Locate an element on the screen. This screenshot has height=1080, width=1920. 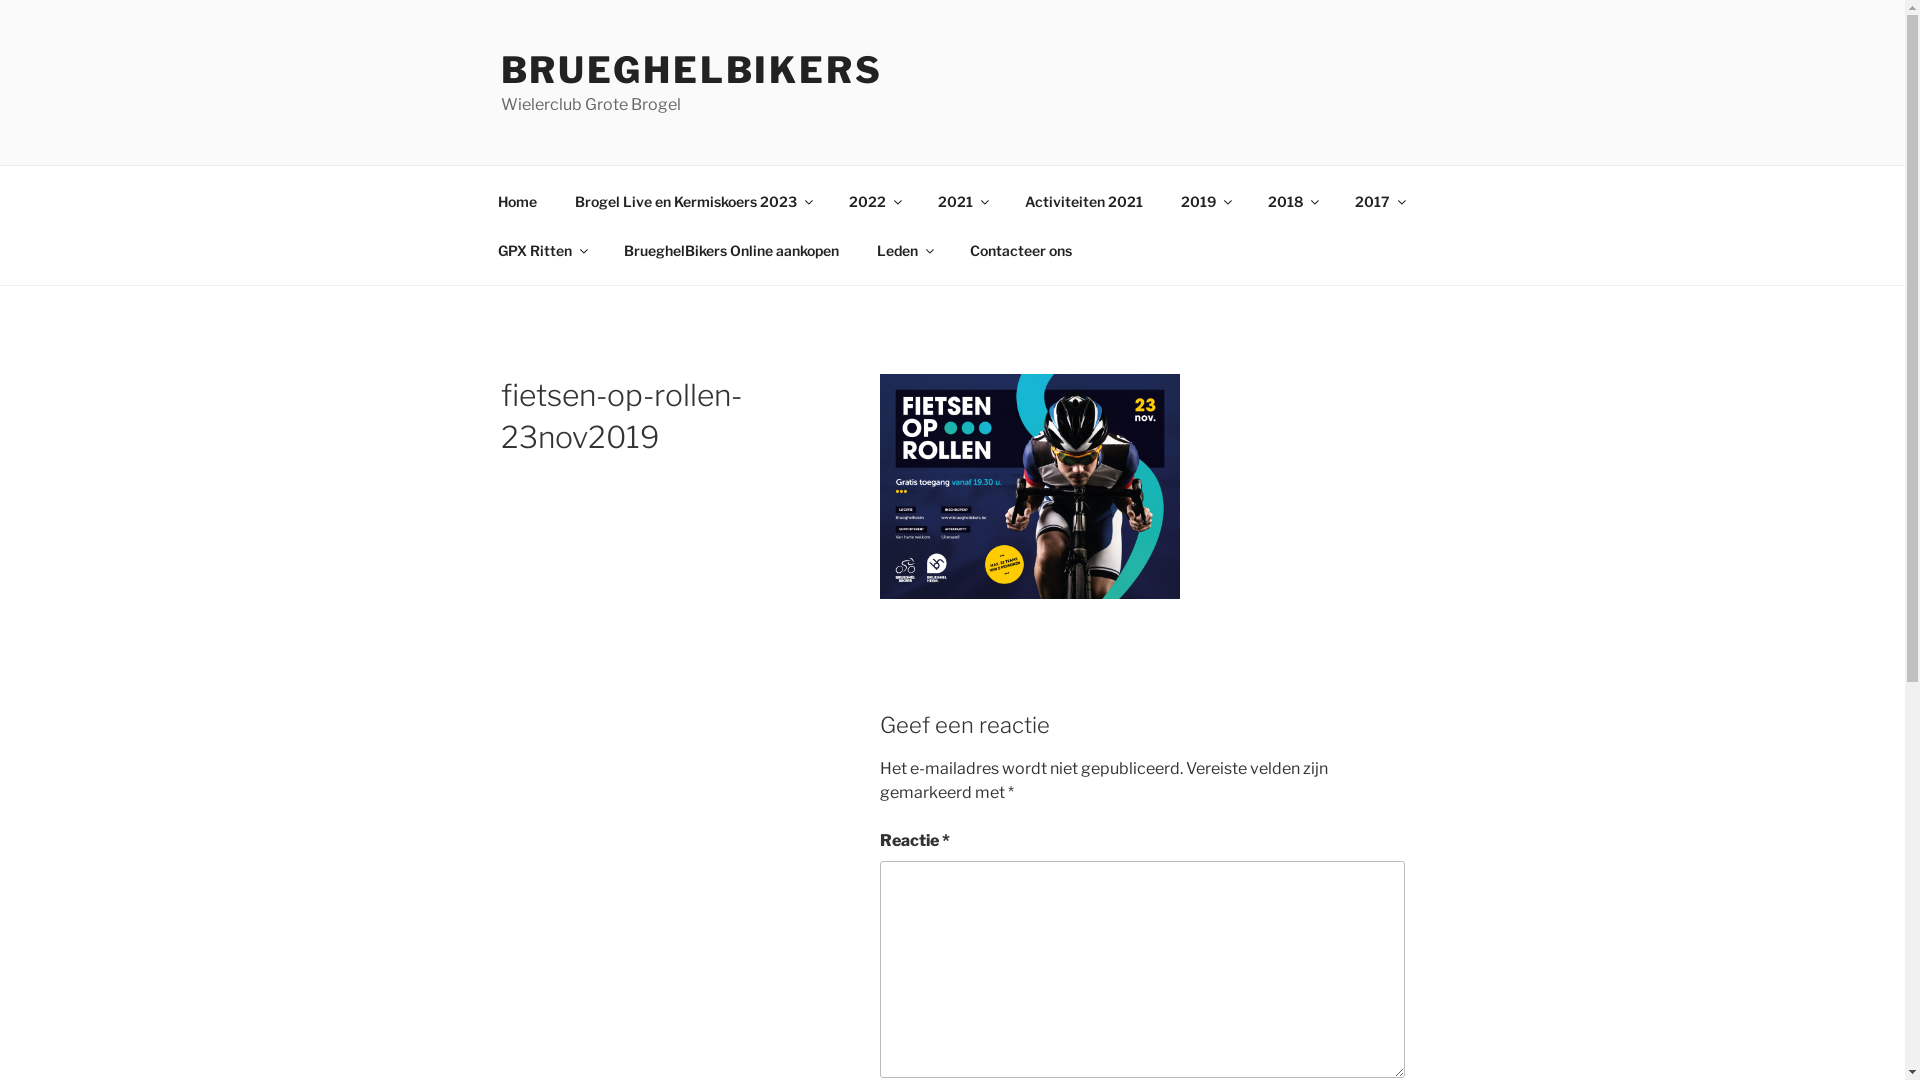
'2021' is located at coordinates (919, 200).